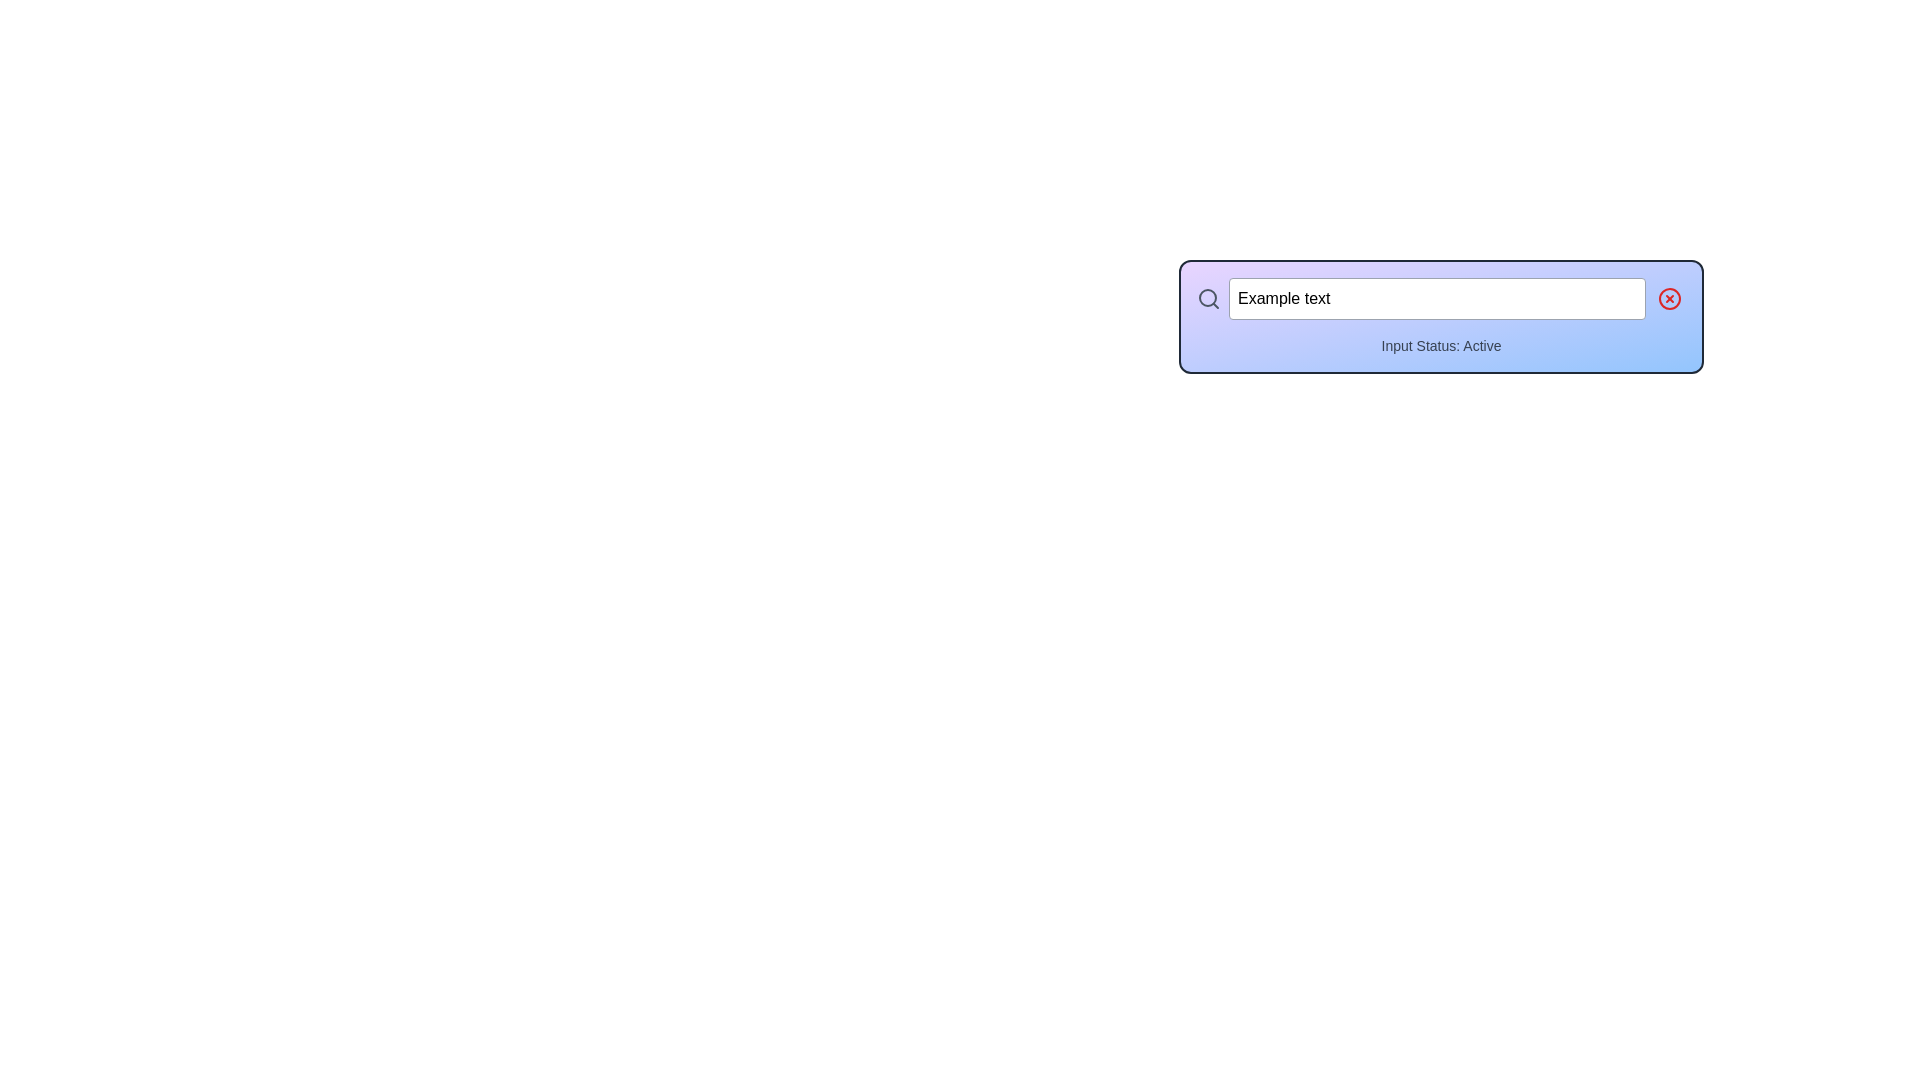 Image resolution: width=1920 pixels, height=1080 pixels. Describe the element at coordinates (1441, 345) in the screenshot. I see `the status message Text label that indicates the current state of the input box, positioned directly below the 'Example text' input field` at that location.